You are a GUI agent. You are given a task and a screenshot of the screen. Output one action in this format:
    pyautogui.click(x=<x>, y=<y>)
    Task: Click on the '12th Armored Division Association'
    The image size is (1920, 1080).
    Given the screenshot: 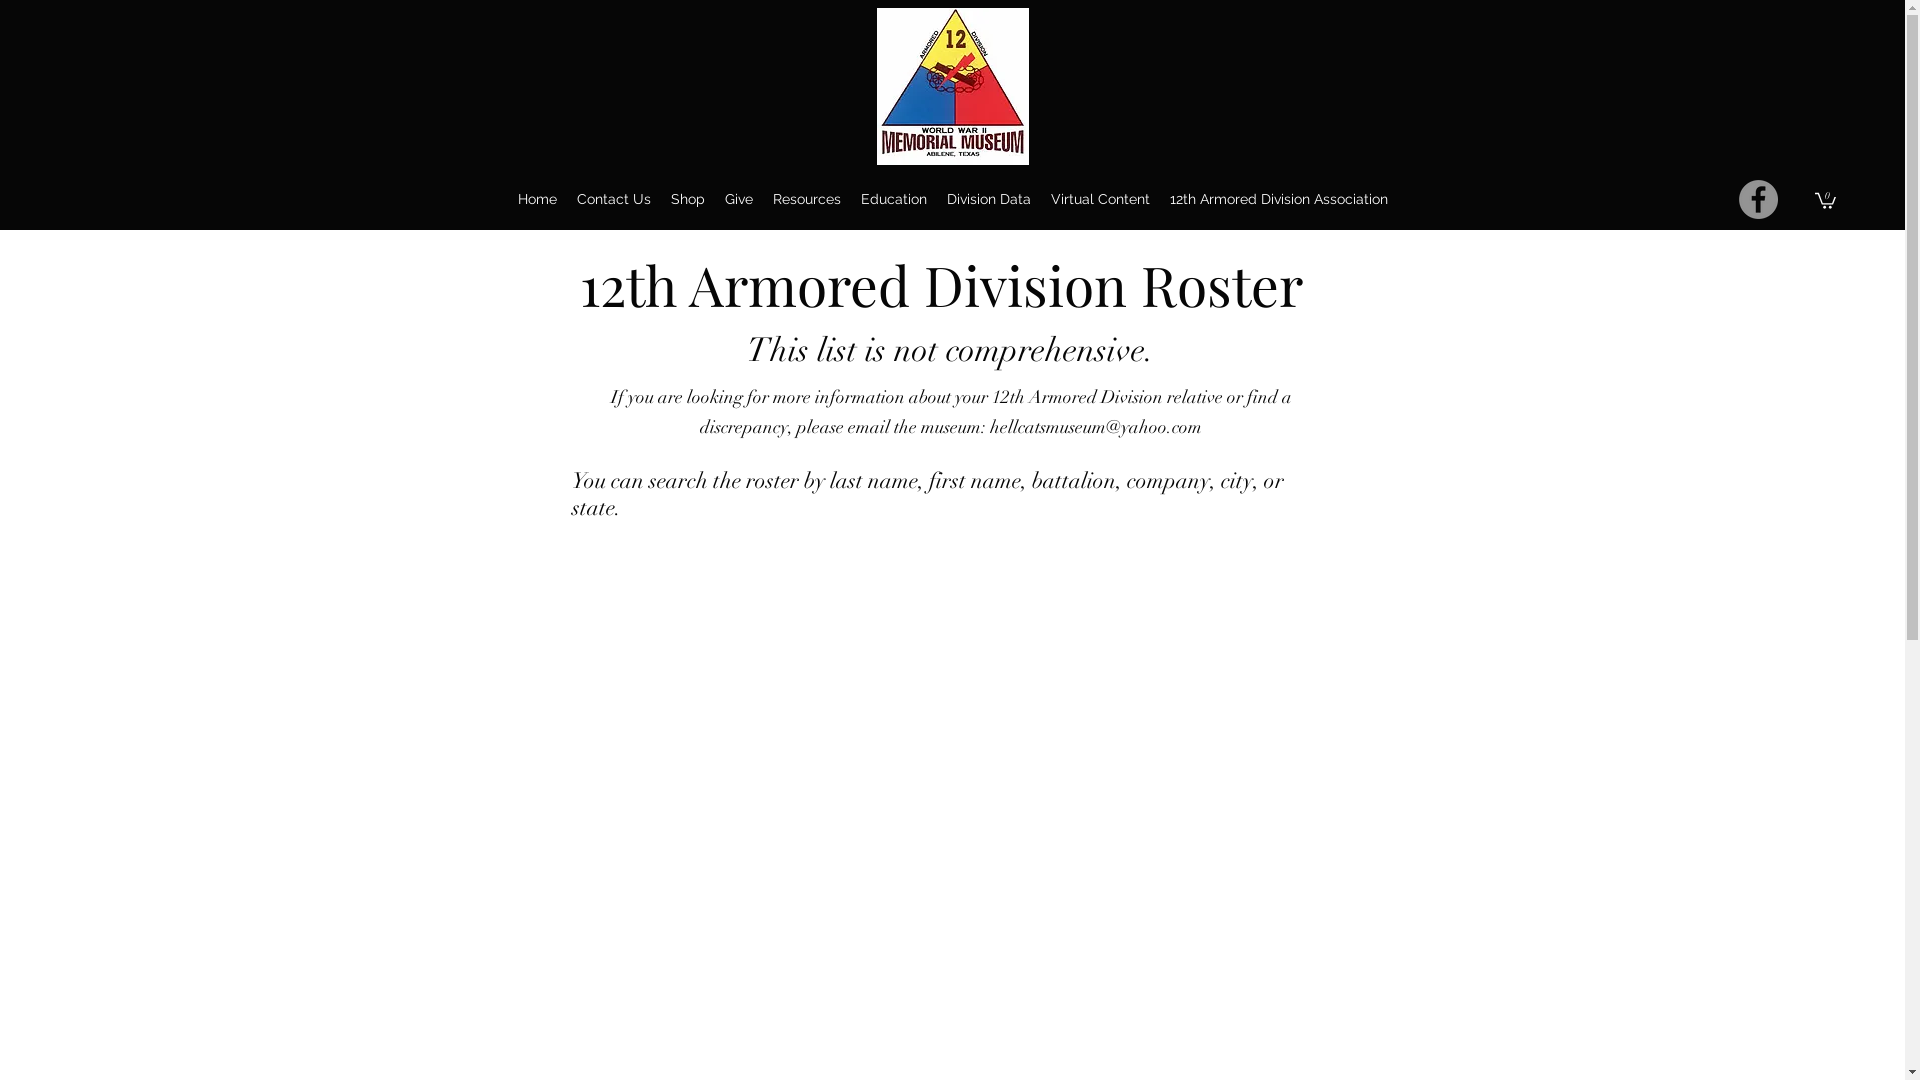 What is the action you would take?
    pyautogui.click(x=1160, y=199)
    